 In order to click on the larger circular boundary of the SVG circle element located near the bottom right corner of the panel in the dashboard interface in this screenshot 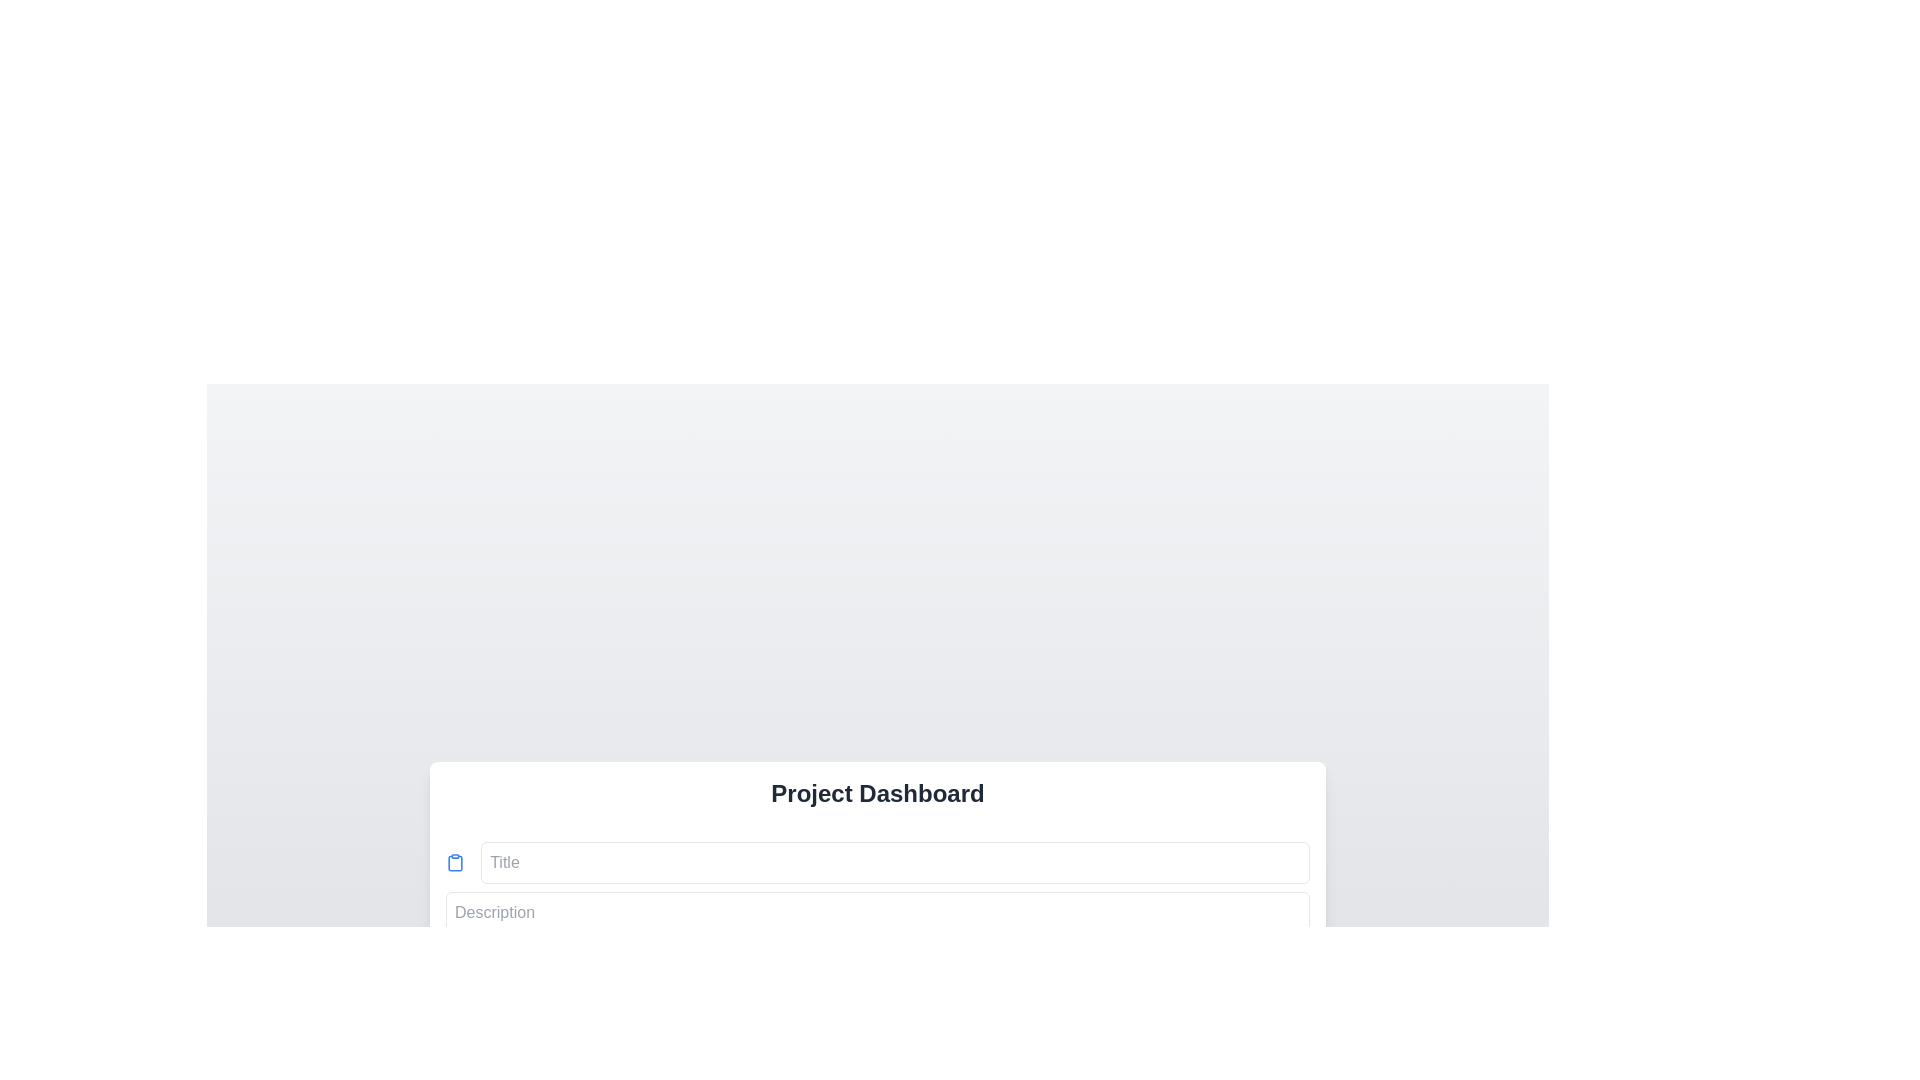, I will do `click(1300, 983)`.